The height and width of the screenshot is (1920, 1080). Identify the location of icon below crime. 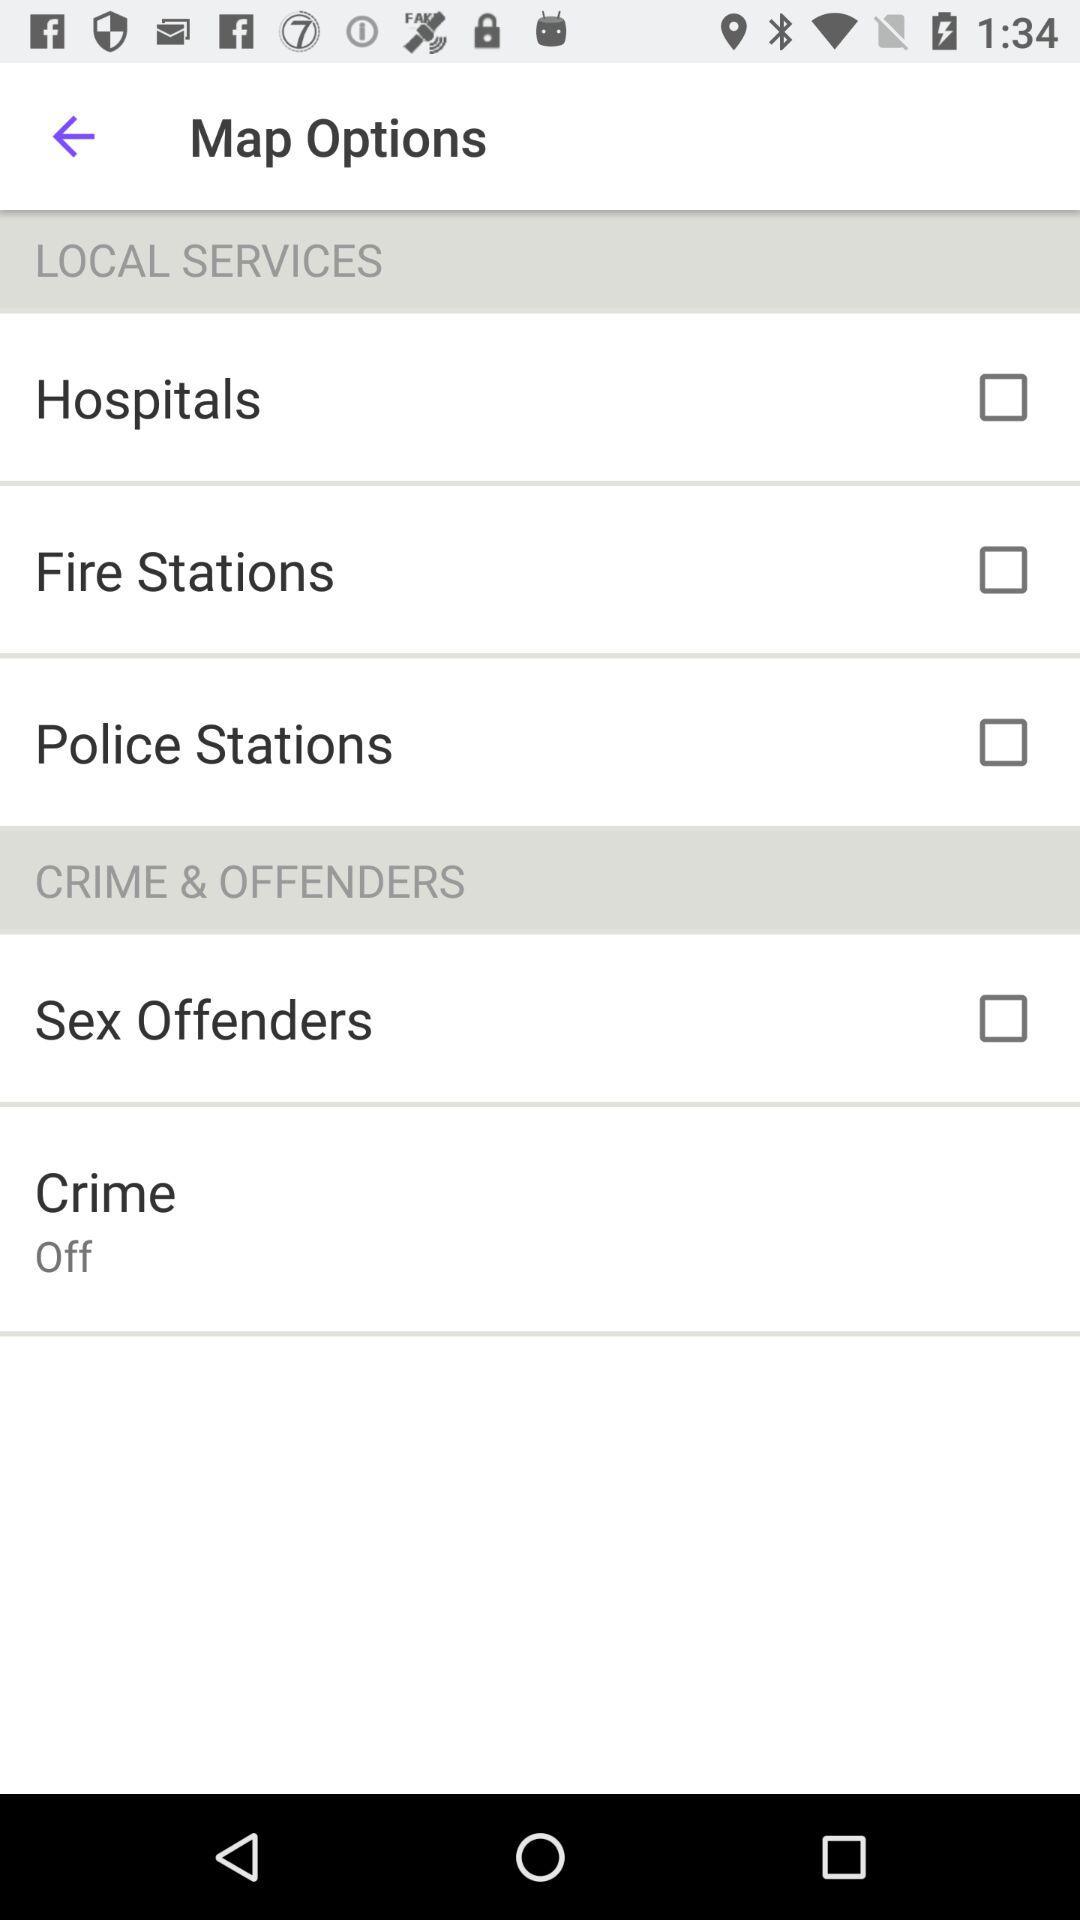
(62, 1254).